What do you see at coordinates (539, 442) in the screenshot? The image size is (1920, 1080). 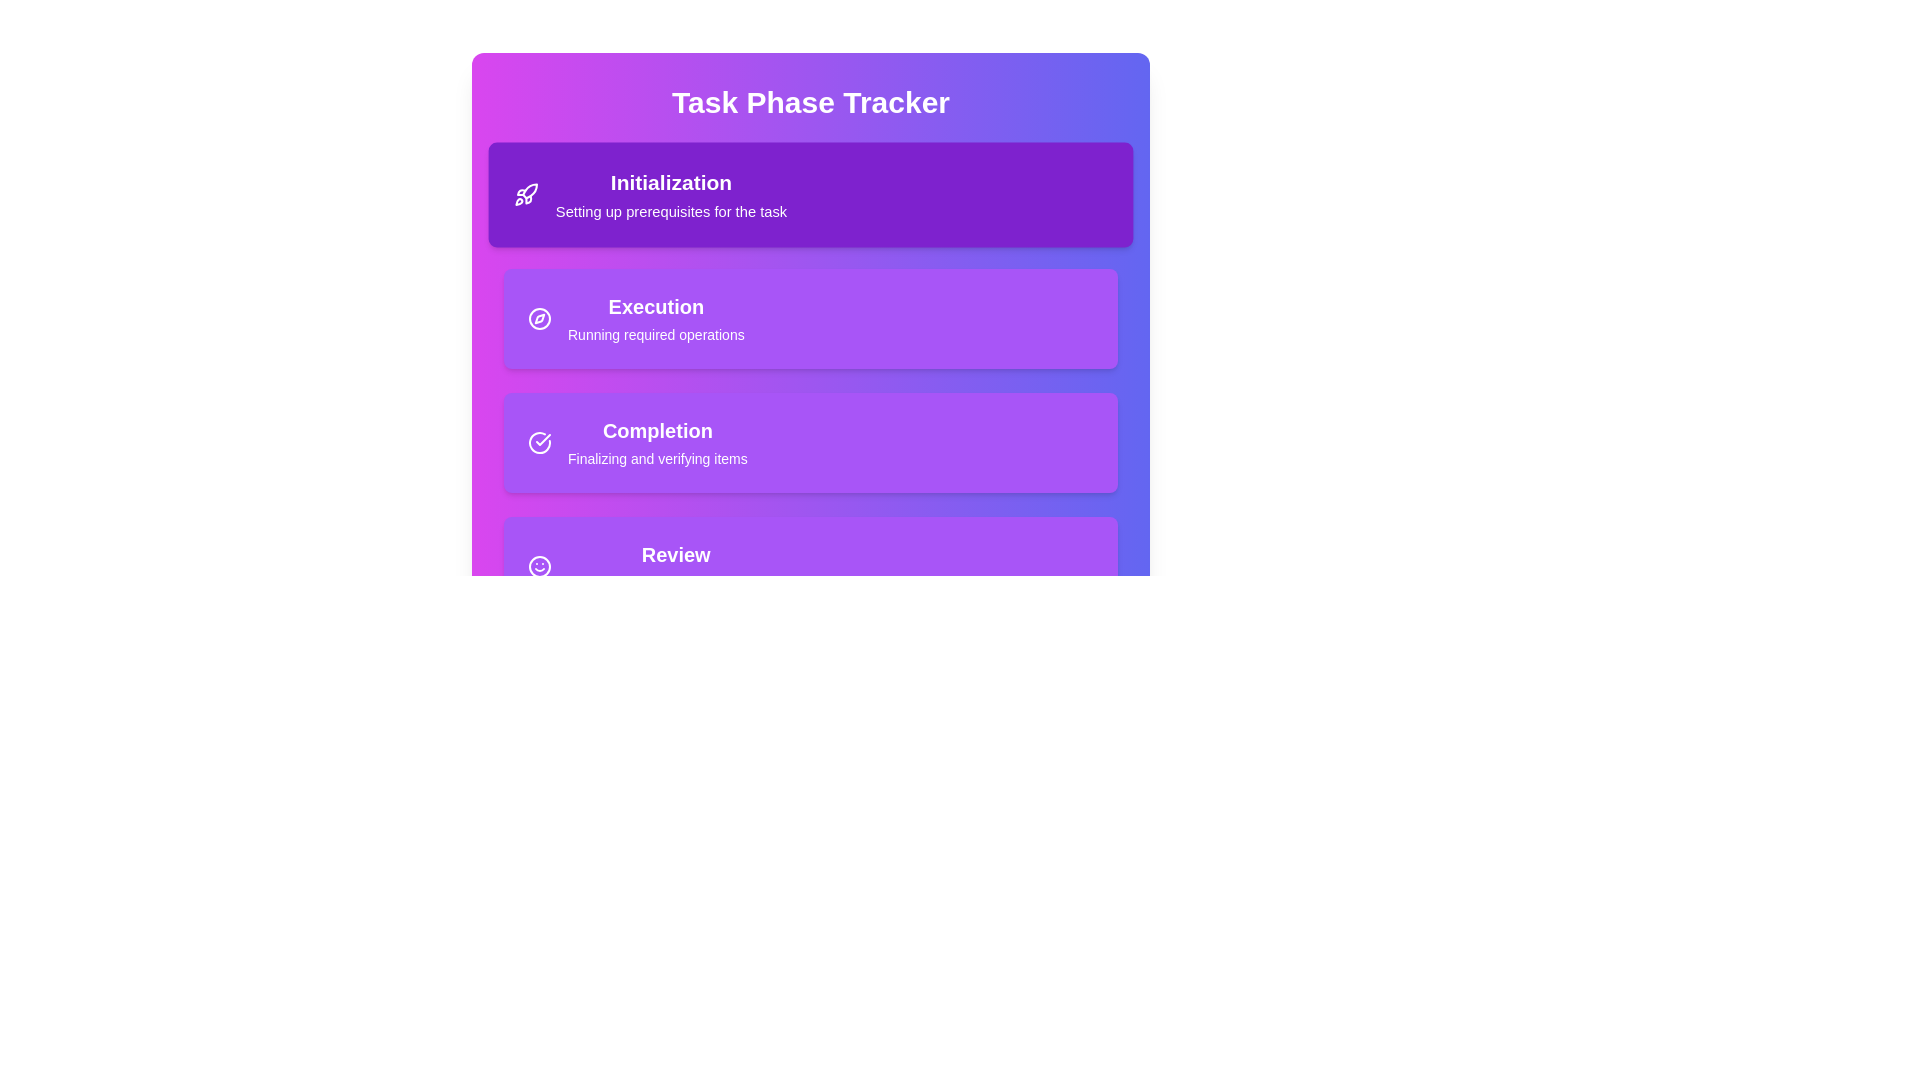 I see `the decorative icon that represents the status within the 'Completion' section, located adjacent to the text 'Finalizing and verifying items'` at bounding box center [539, 442].